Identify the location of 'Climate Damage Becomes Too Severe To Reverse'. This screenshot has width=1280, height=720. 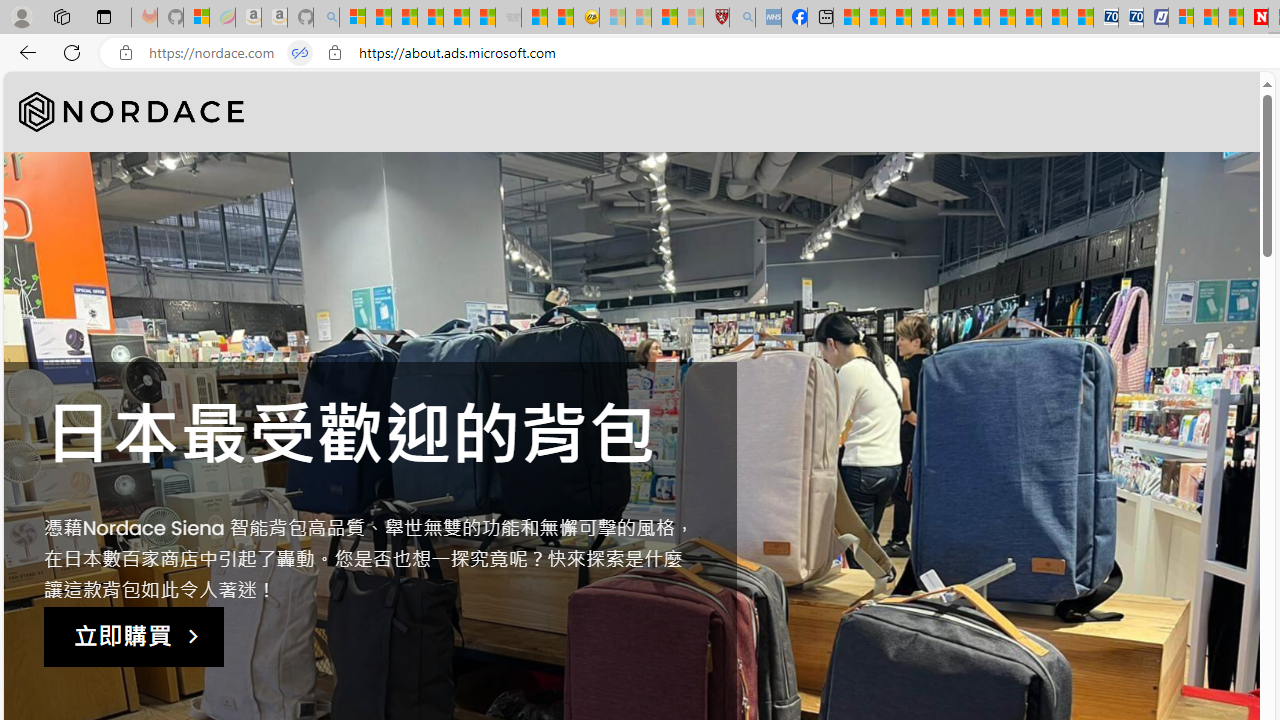
(923, 17).